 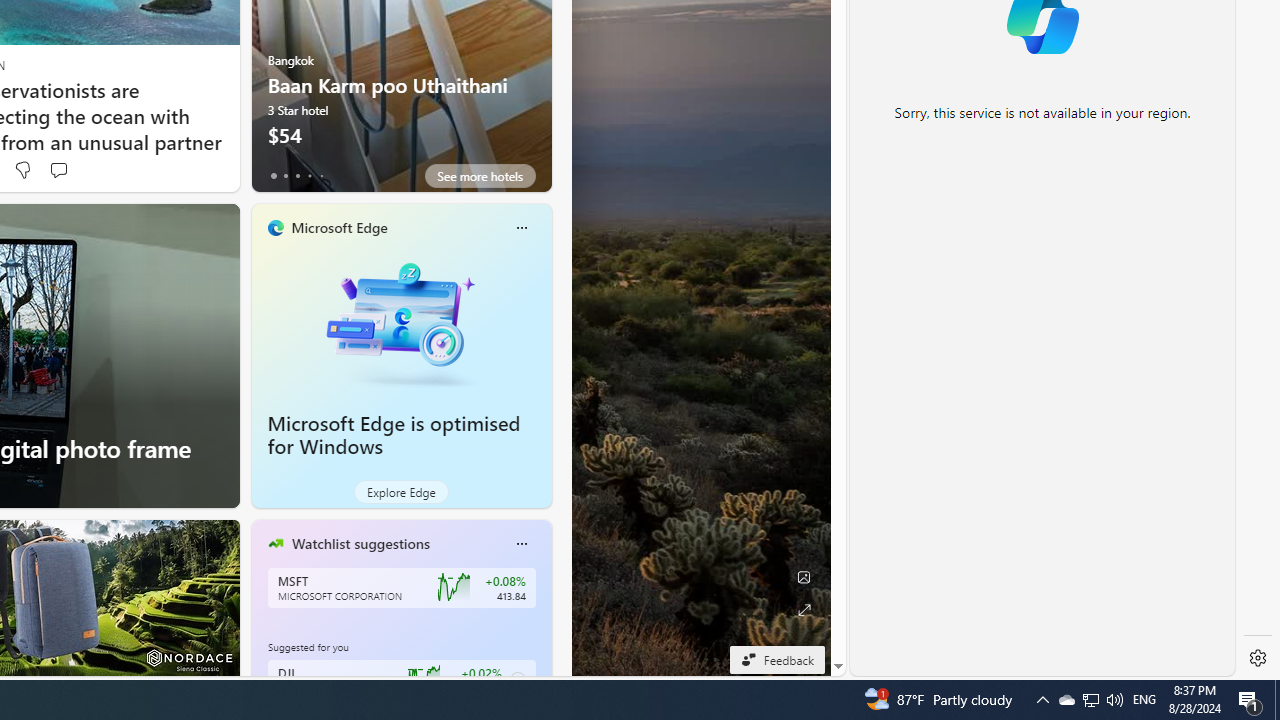 I want to click on 'Class: follow-button  m', so click(x=517, y=679).